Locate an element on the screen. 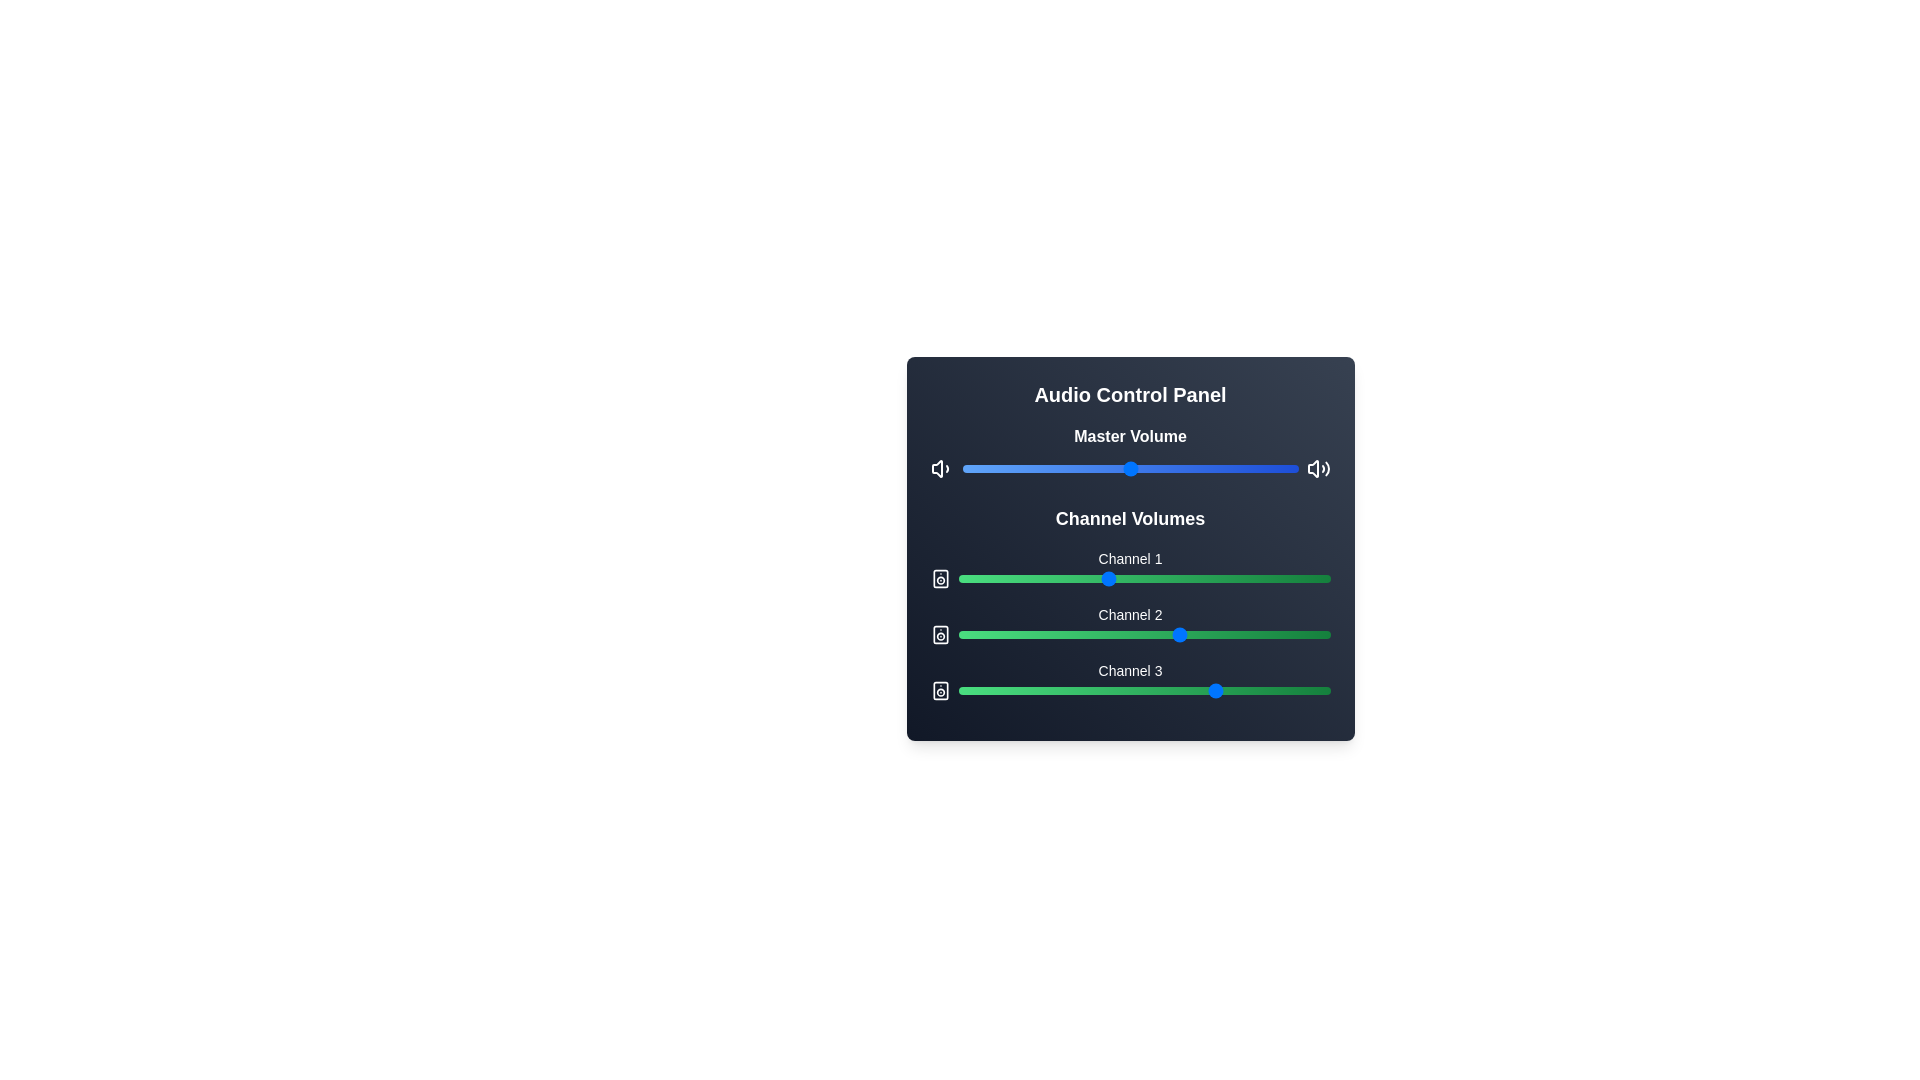 This screenshot has height=1080, width=1920. the label that identifies the volume slider for 'Channel 3', which is located beneath the 'Channel Volumes' heading and aligns horizontally with the corresponding volume slider is located at coordinates (1130, 671).